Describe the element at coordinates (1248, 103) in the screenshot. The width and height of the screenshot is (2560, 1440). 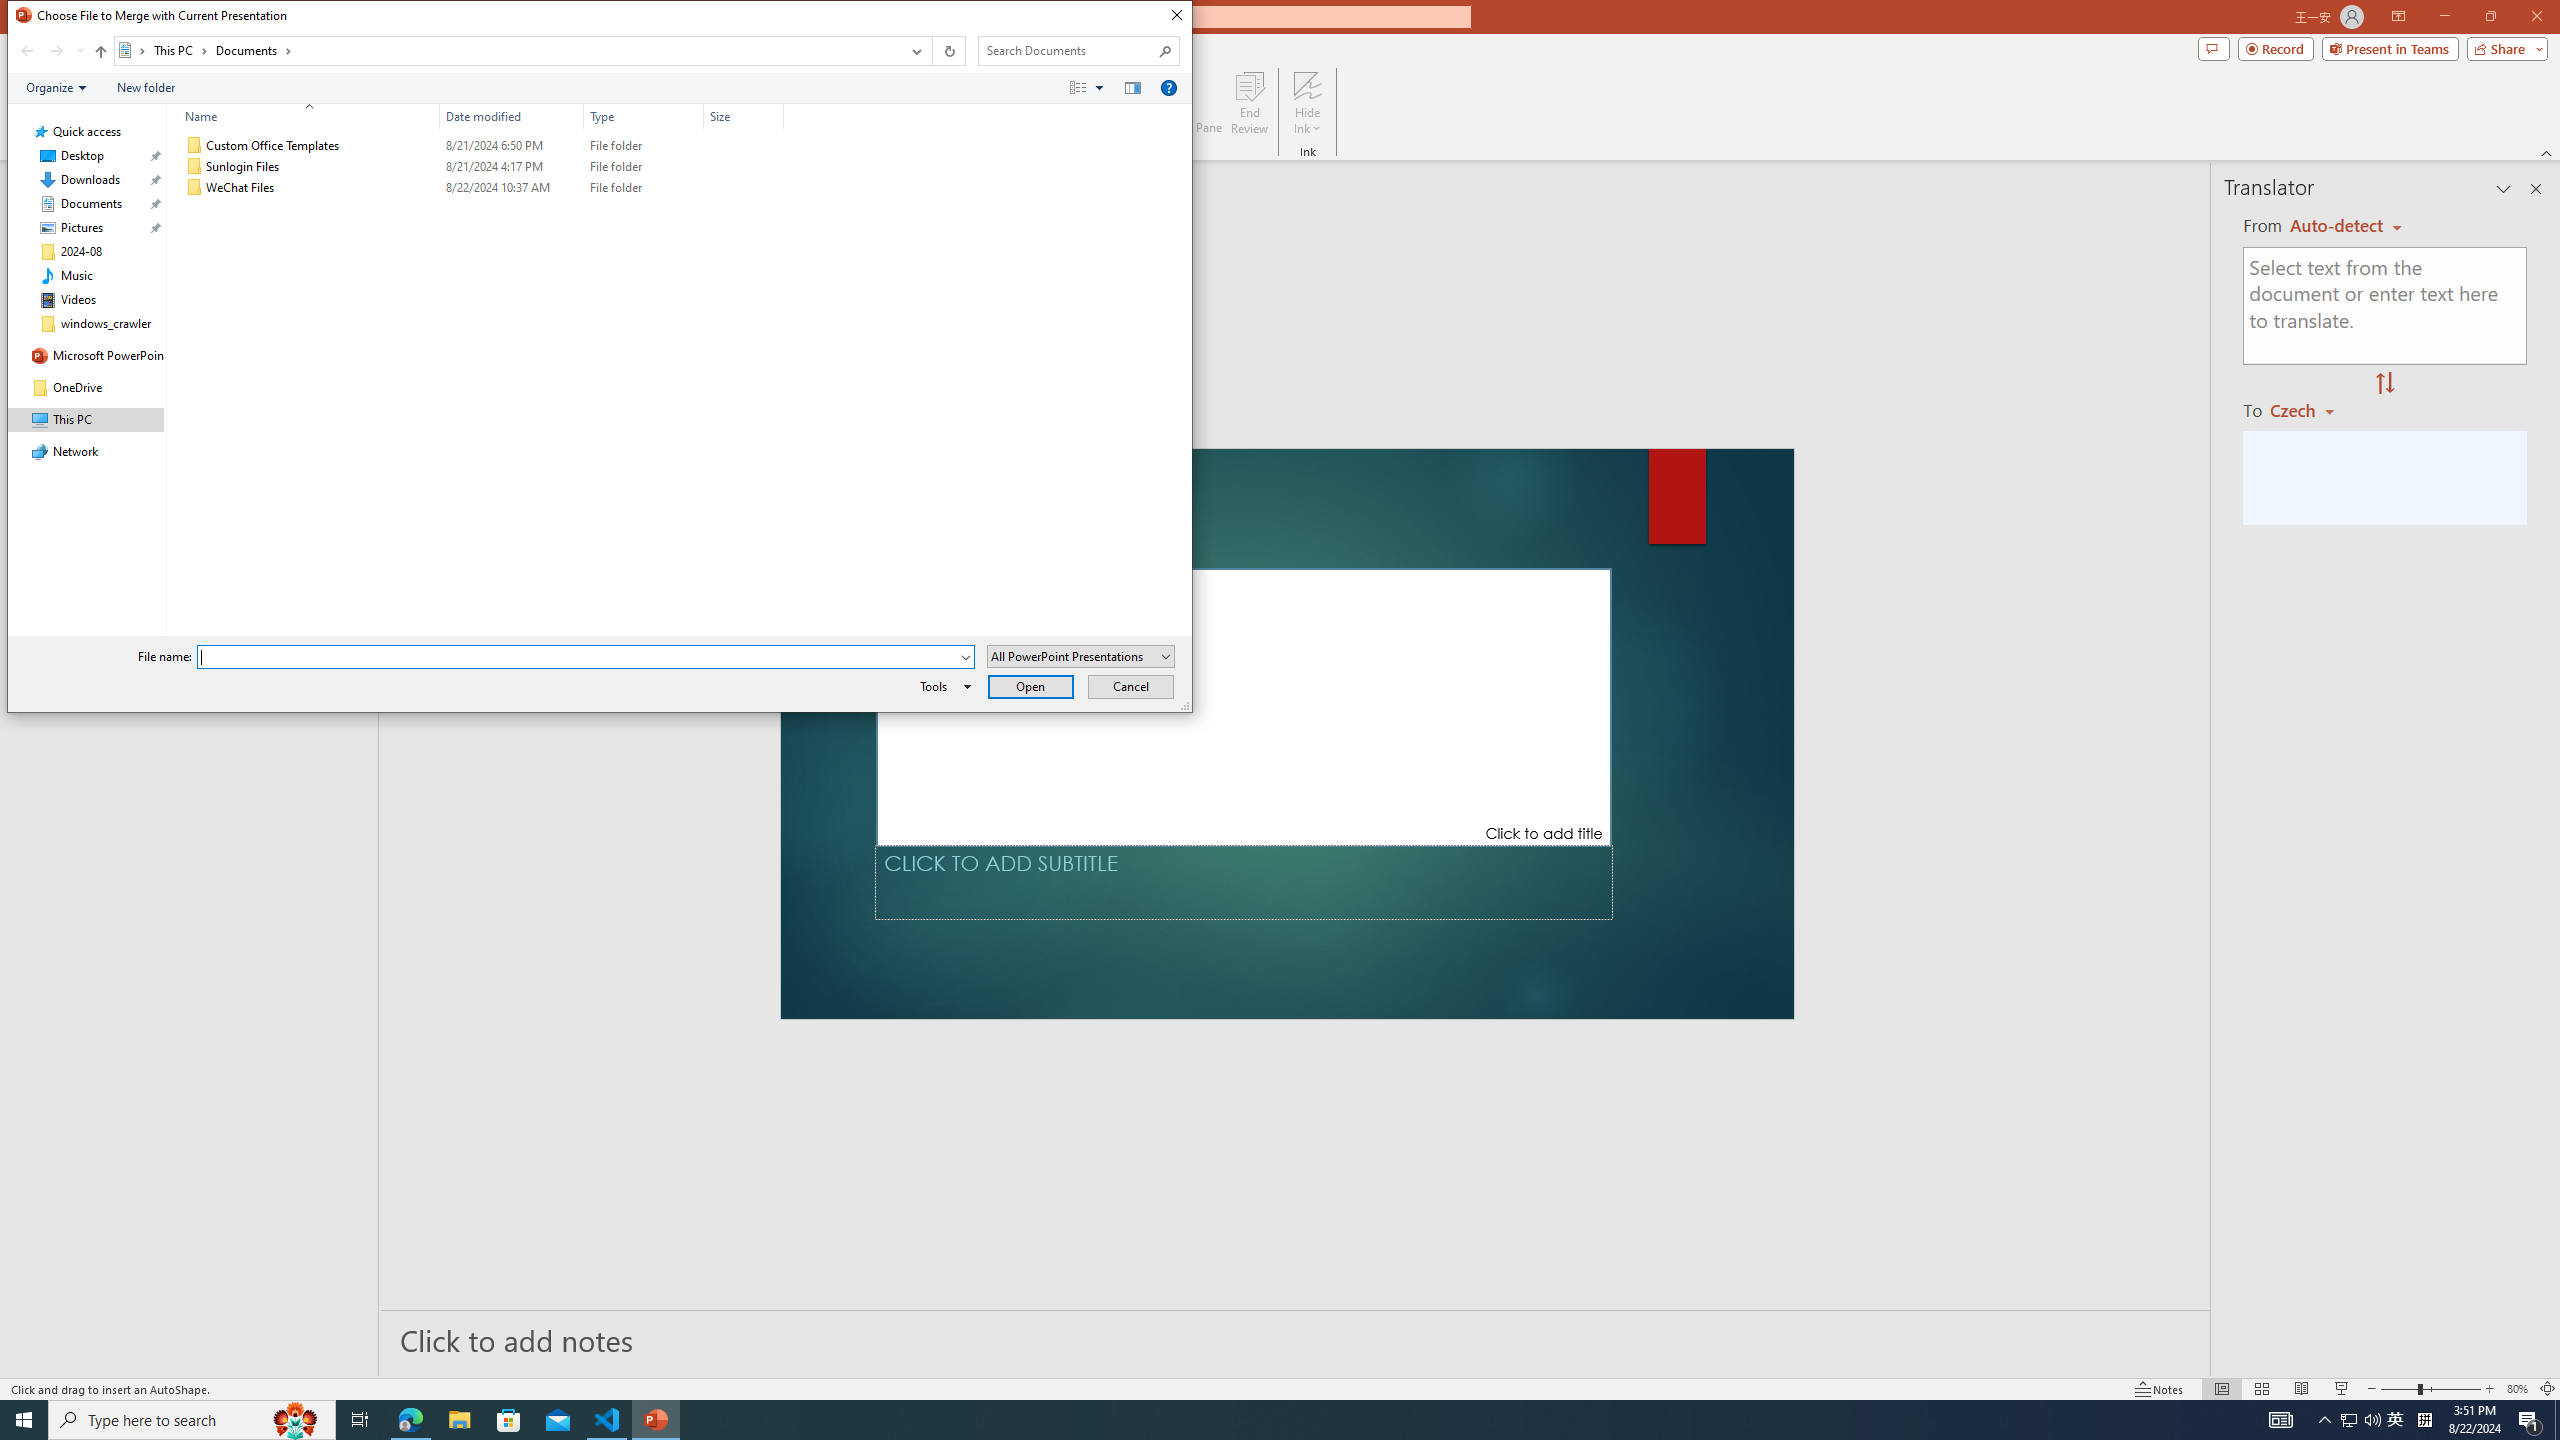
I see `'End Review'` at that location.